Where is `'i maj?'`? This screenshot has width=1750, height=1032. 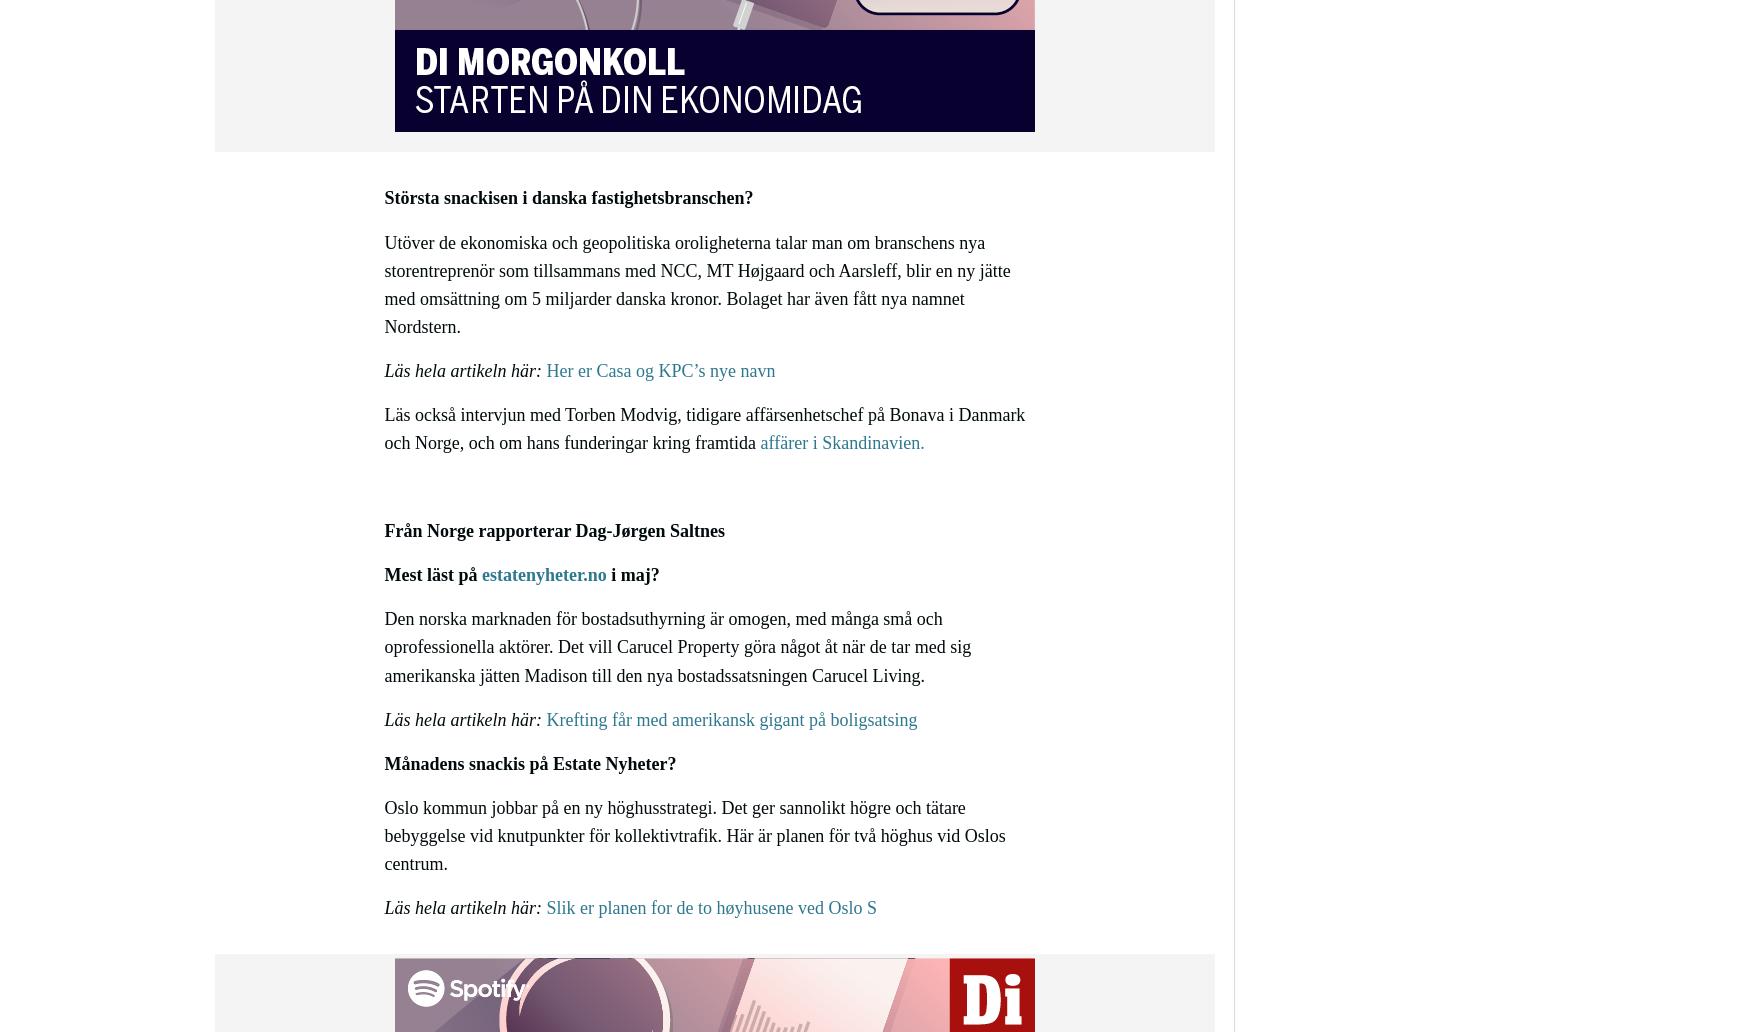 'i maj?' is located at coordinates (606, 575).